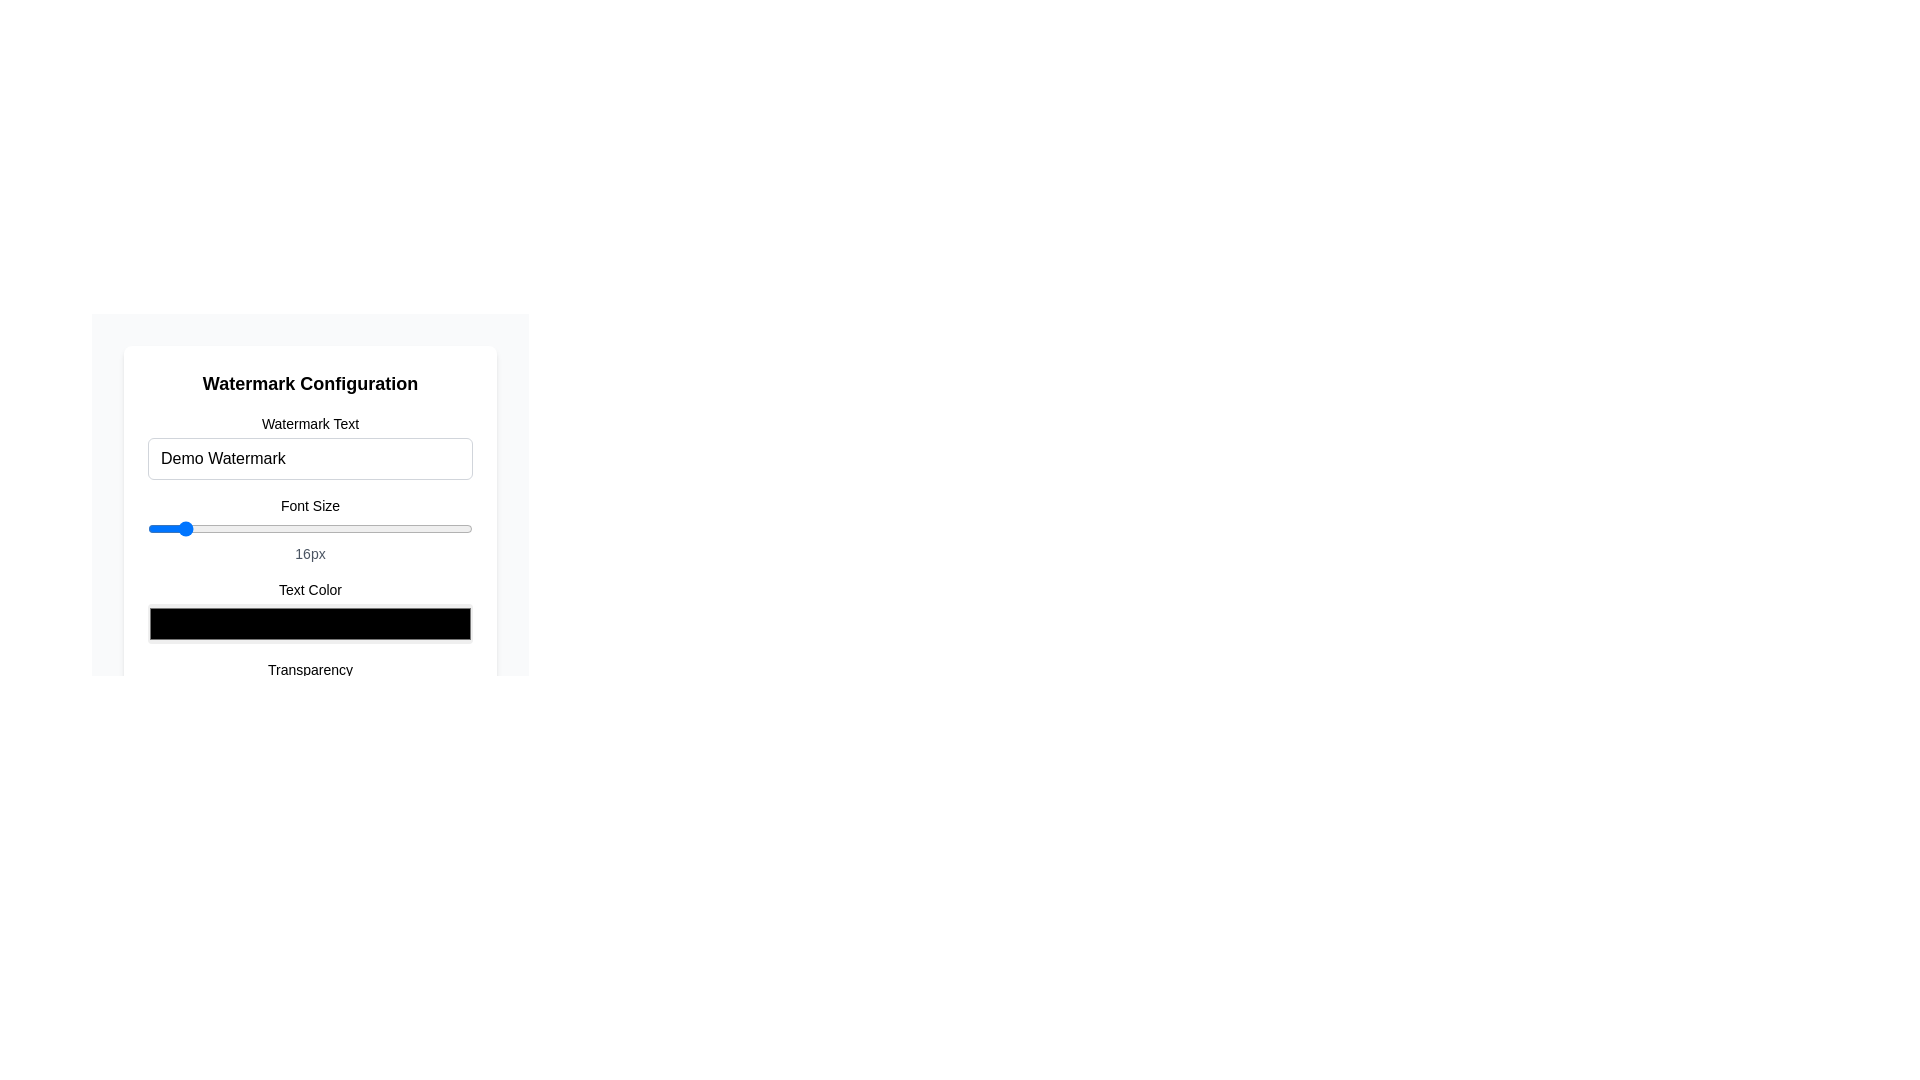  Describe the element at coordinates (309, 692) in the screenshot. I see `the transparency slider located centrally below the 'Transparency' label and above the '50%' percentage value` at that location.